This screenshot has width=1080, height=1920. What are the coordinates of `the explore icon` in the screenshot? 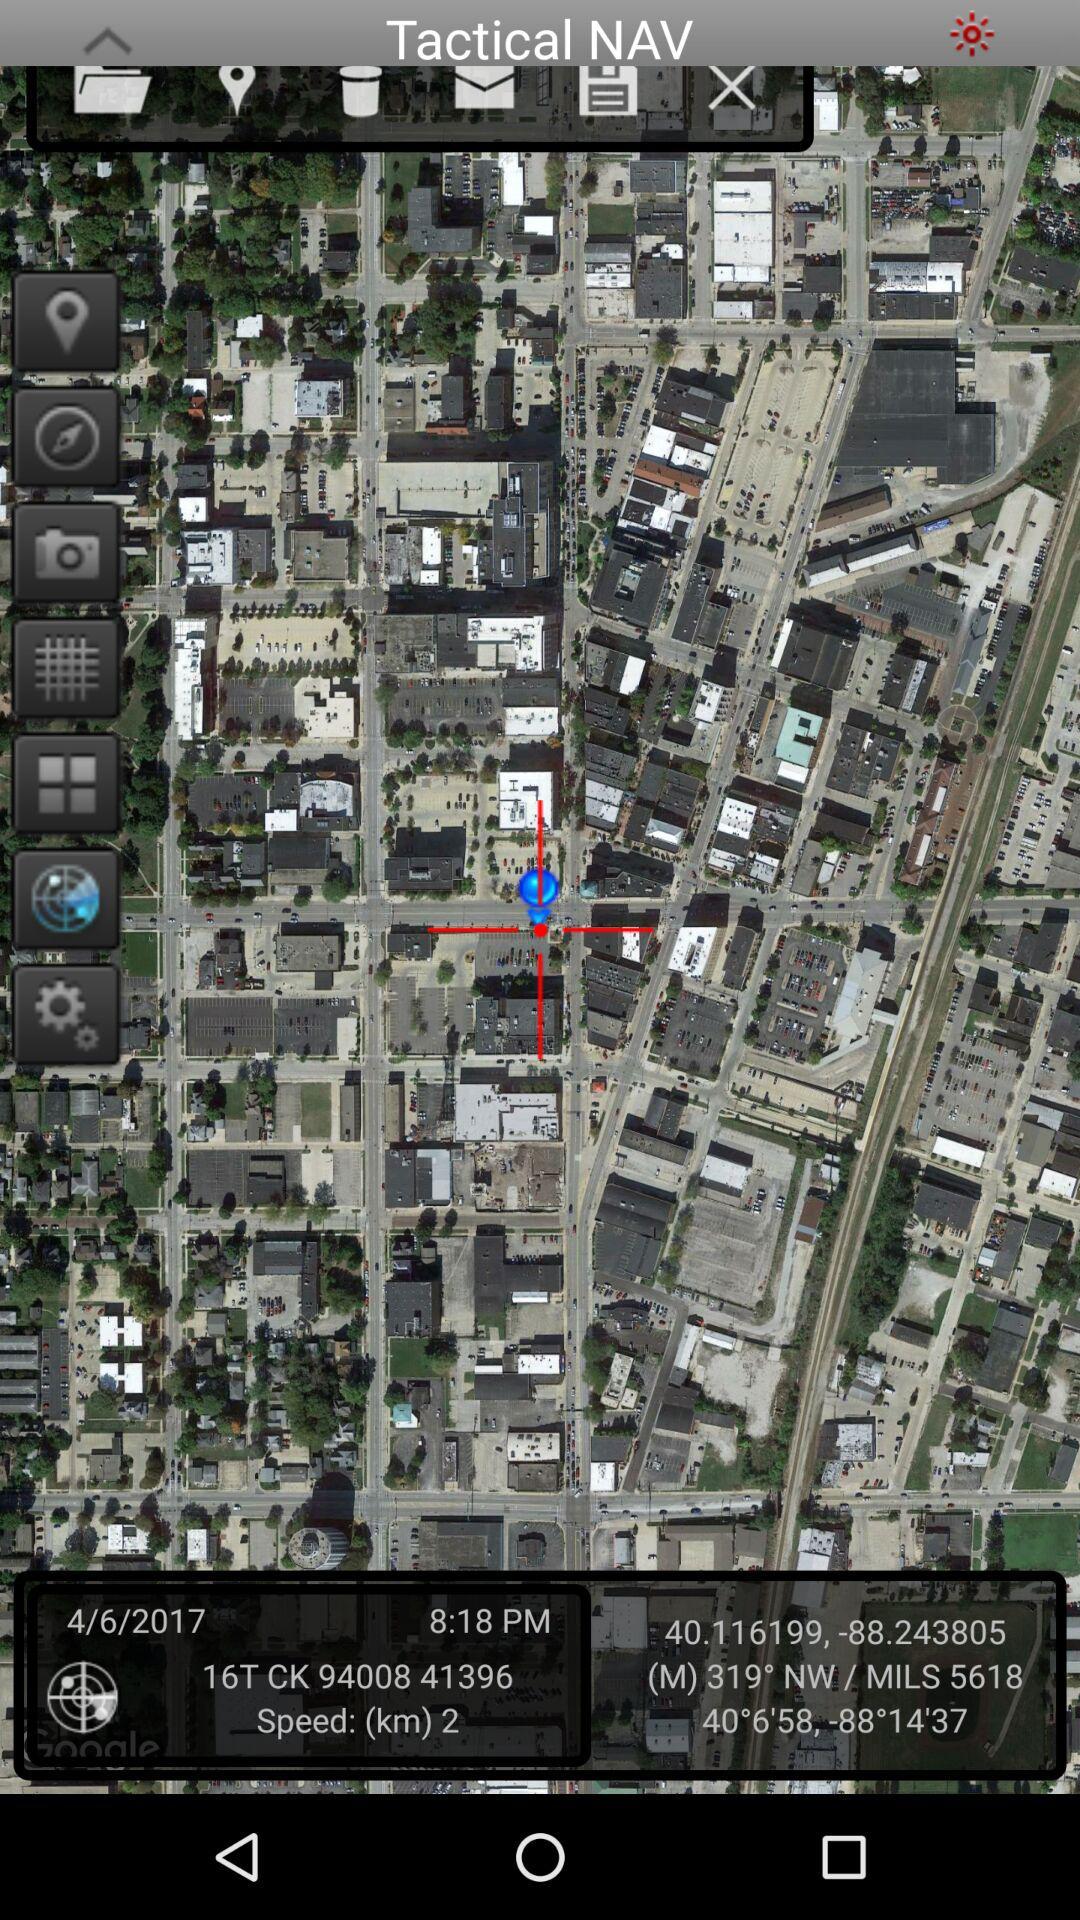 It's located at (58, 466).